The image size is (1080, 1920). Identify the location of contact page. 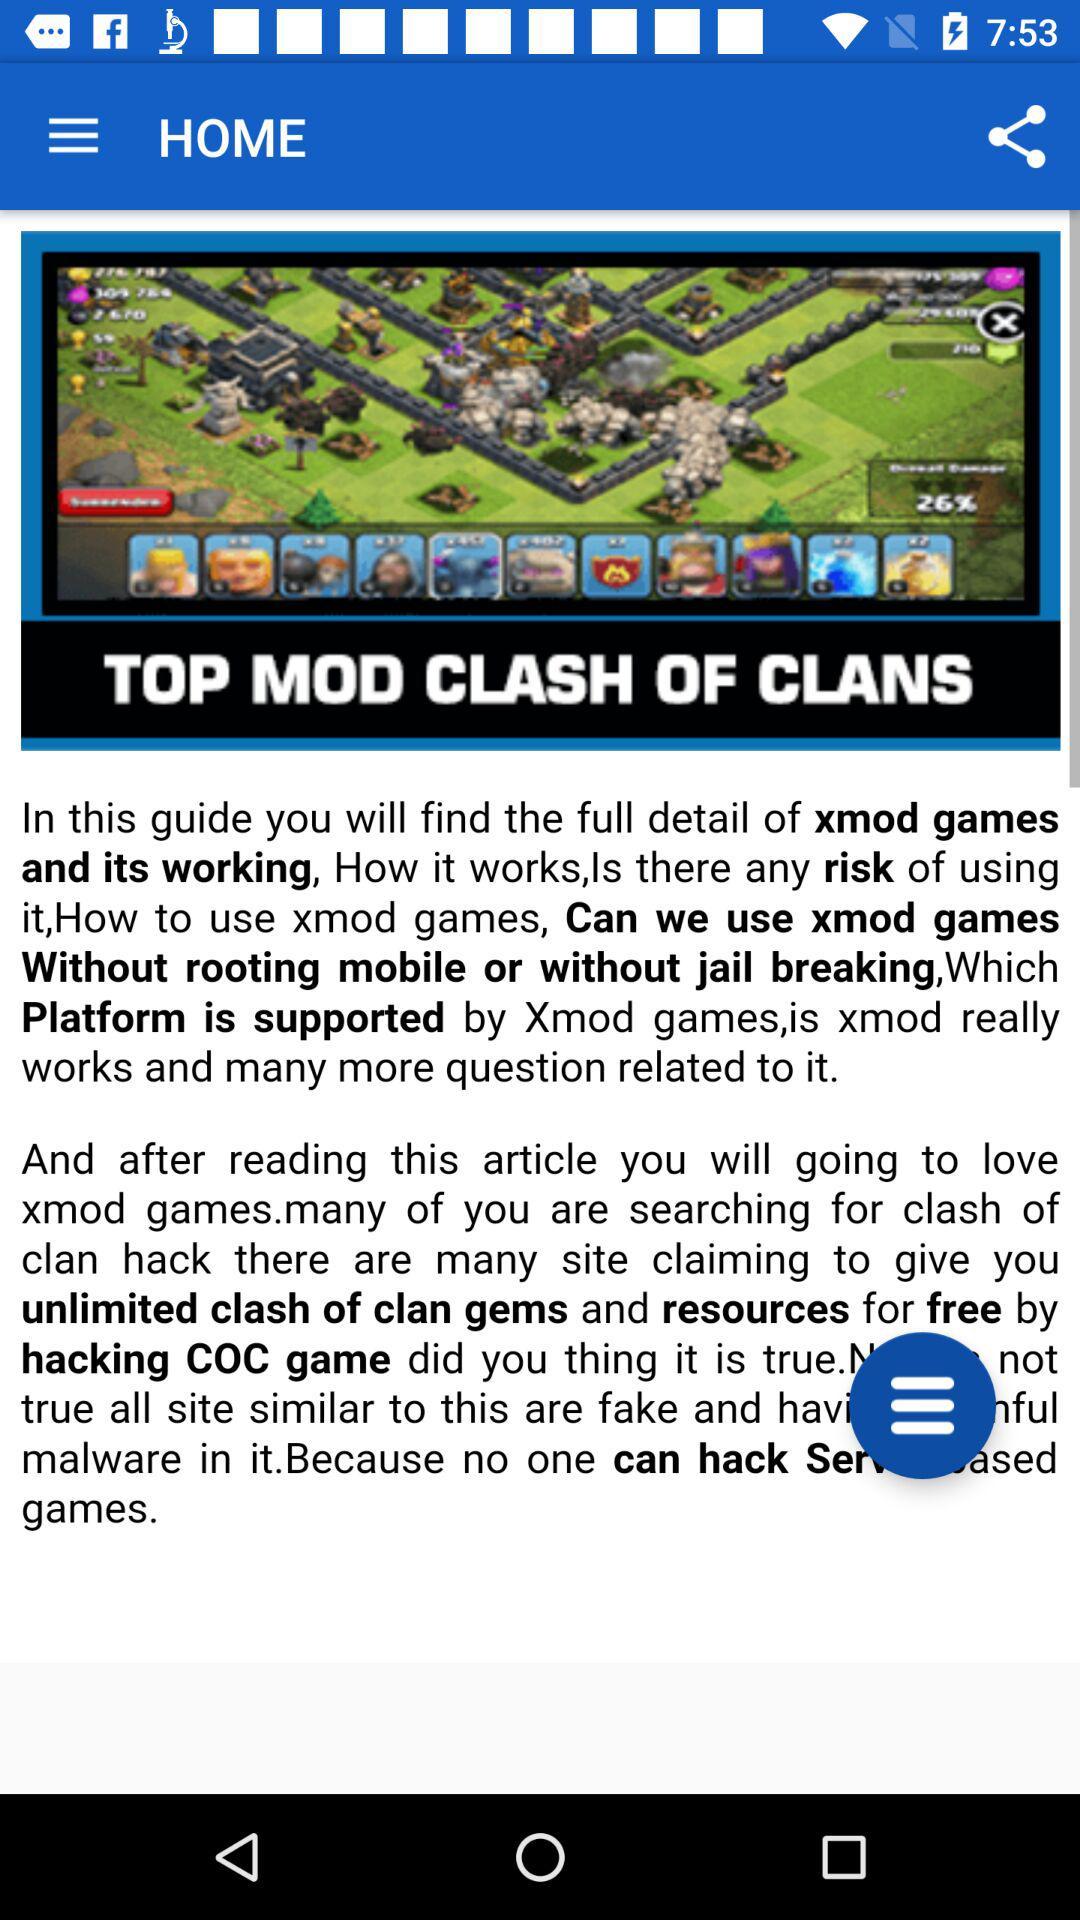
(540, 935).